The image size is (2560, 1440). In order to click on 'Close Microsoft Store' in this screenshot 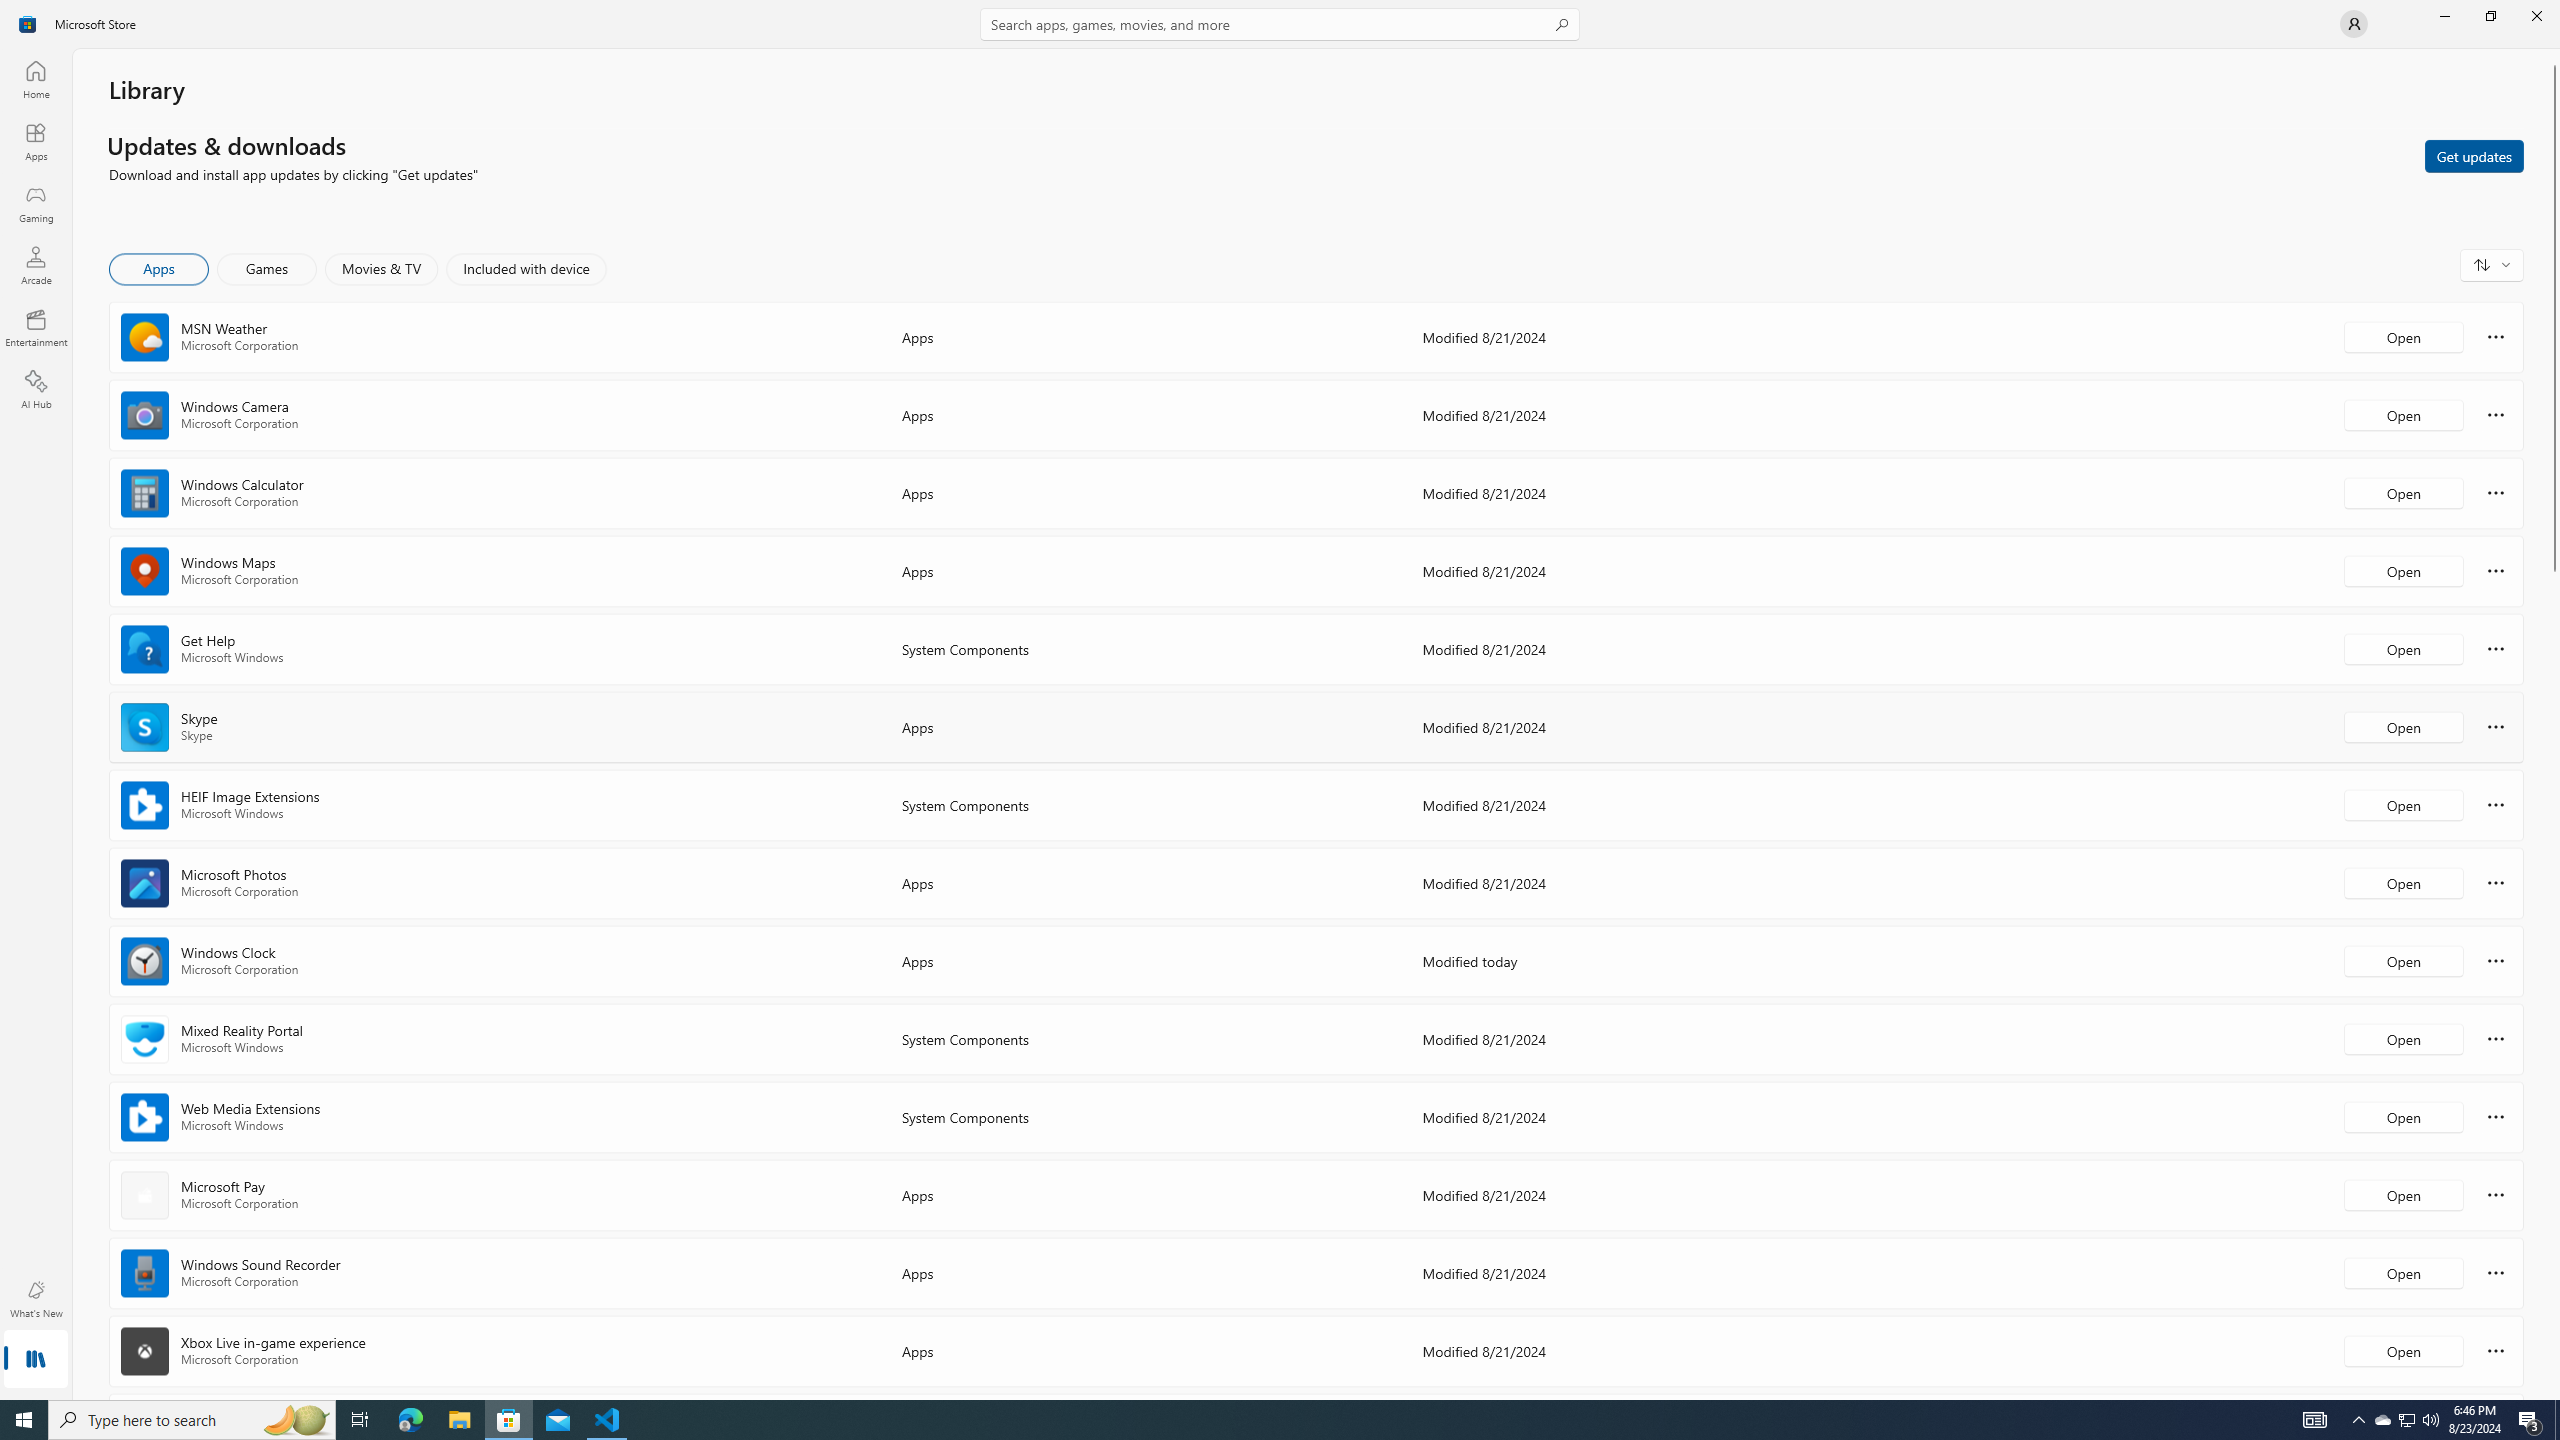, I will do `click(2535, 15)`.